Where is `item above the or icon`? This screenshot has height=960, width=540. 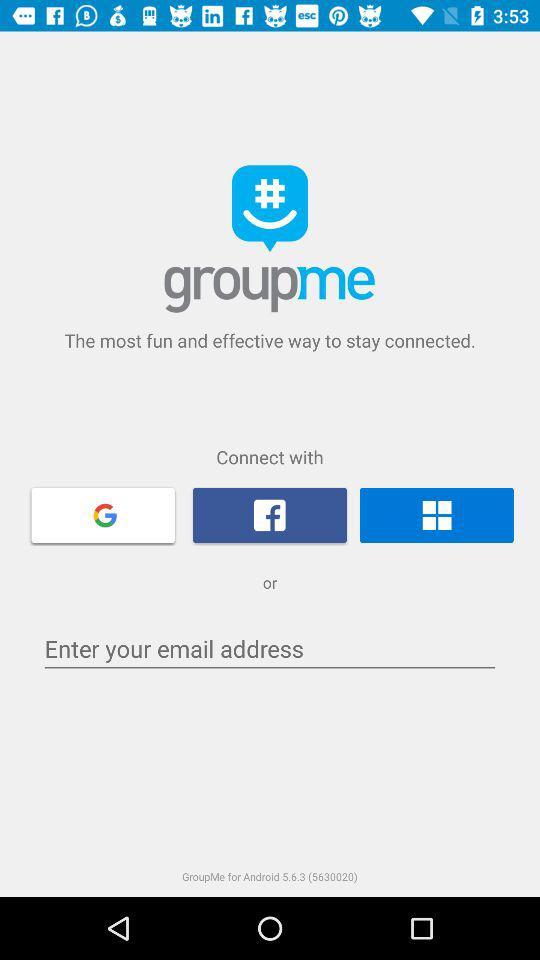 item above the or icon is located at coordinates (270, 514).